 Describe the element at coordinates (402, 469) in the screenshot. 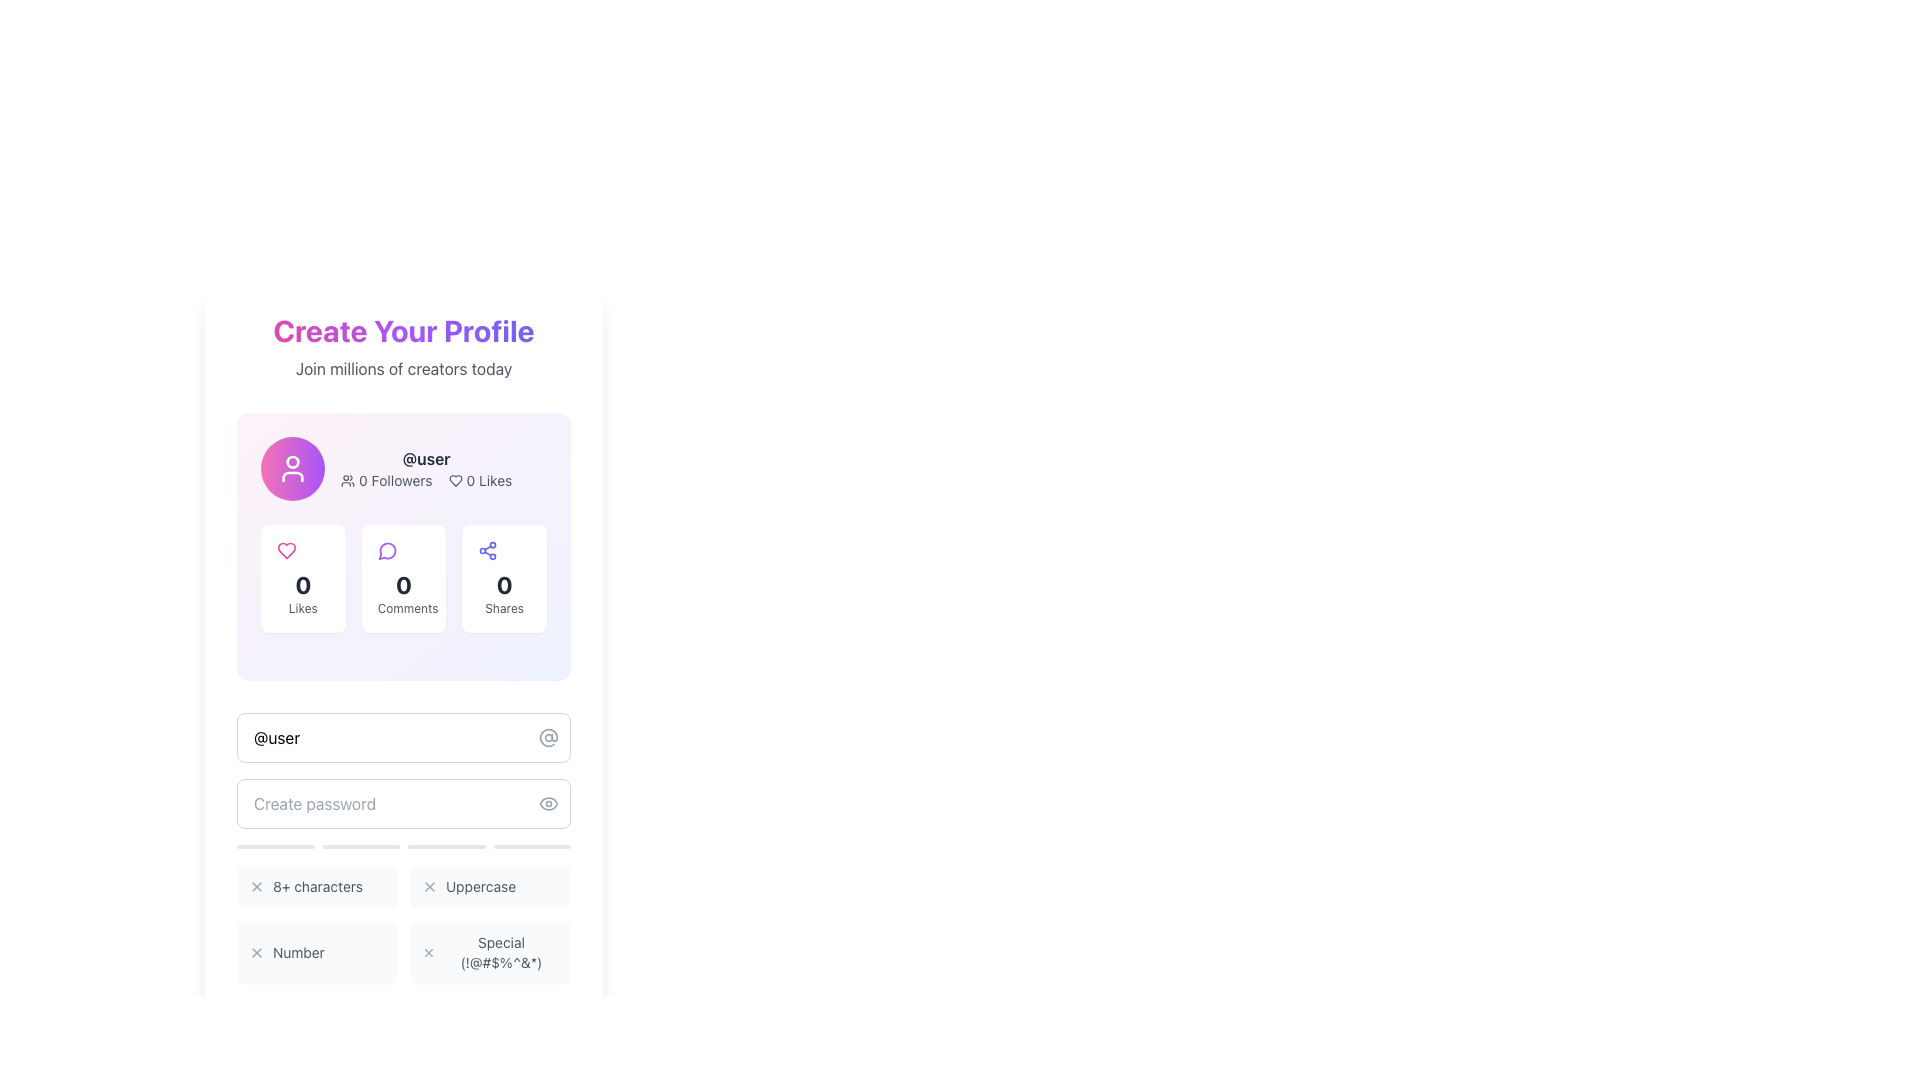

I see `the Profile summary section located near the top center of the viewport, below the header section that prompts profile creation` at that location.